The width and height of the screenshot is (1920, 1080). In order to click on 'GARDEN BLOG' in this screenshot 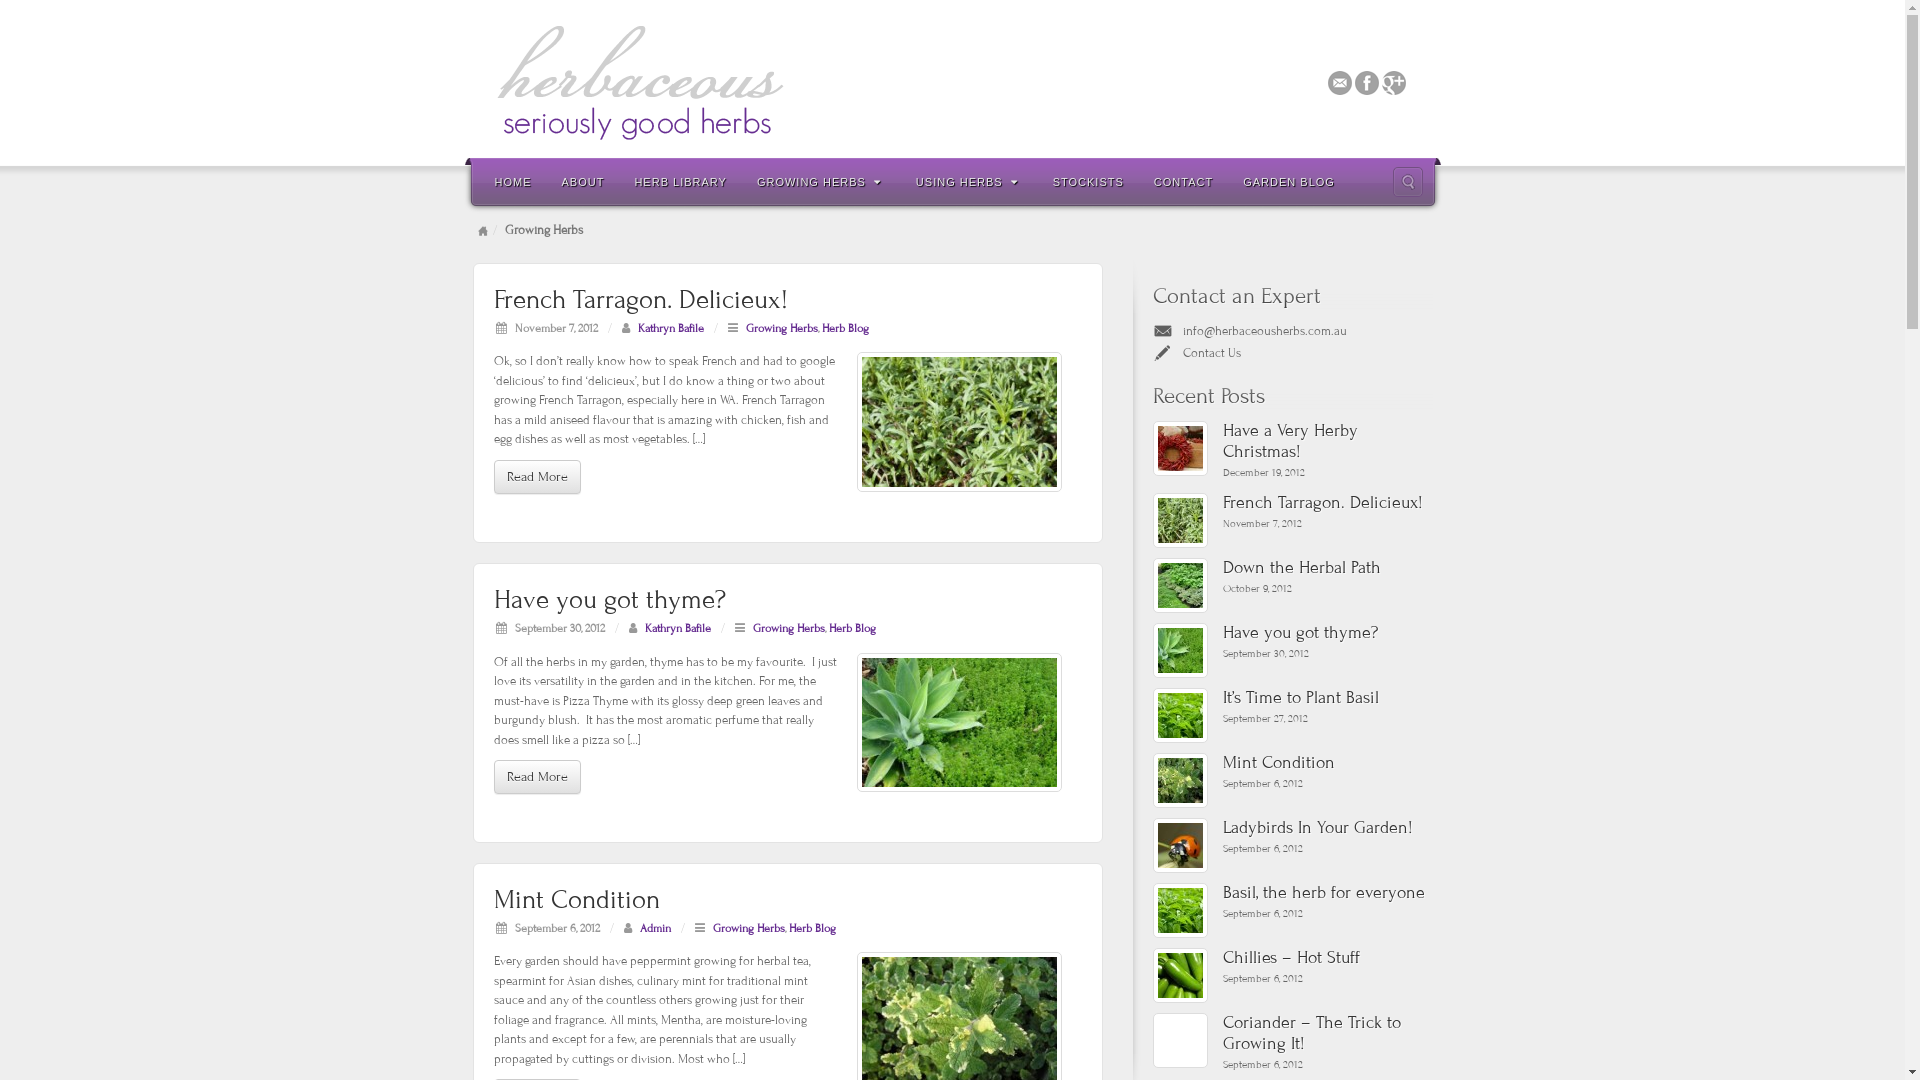, I will do `click(1289, 181)`.